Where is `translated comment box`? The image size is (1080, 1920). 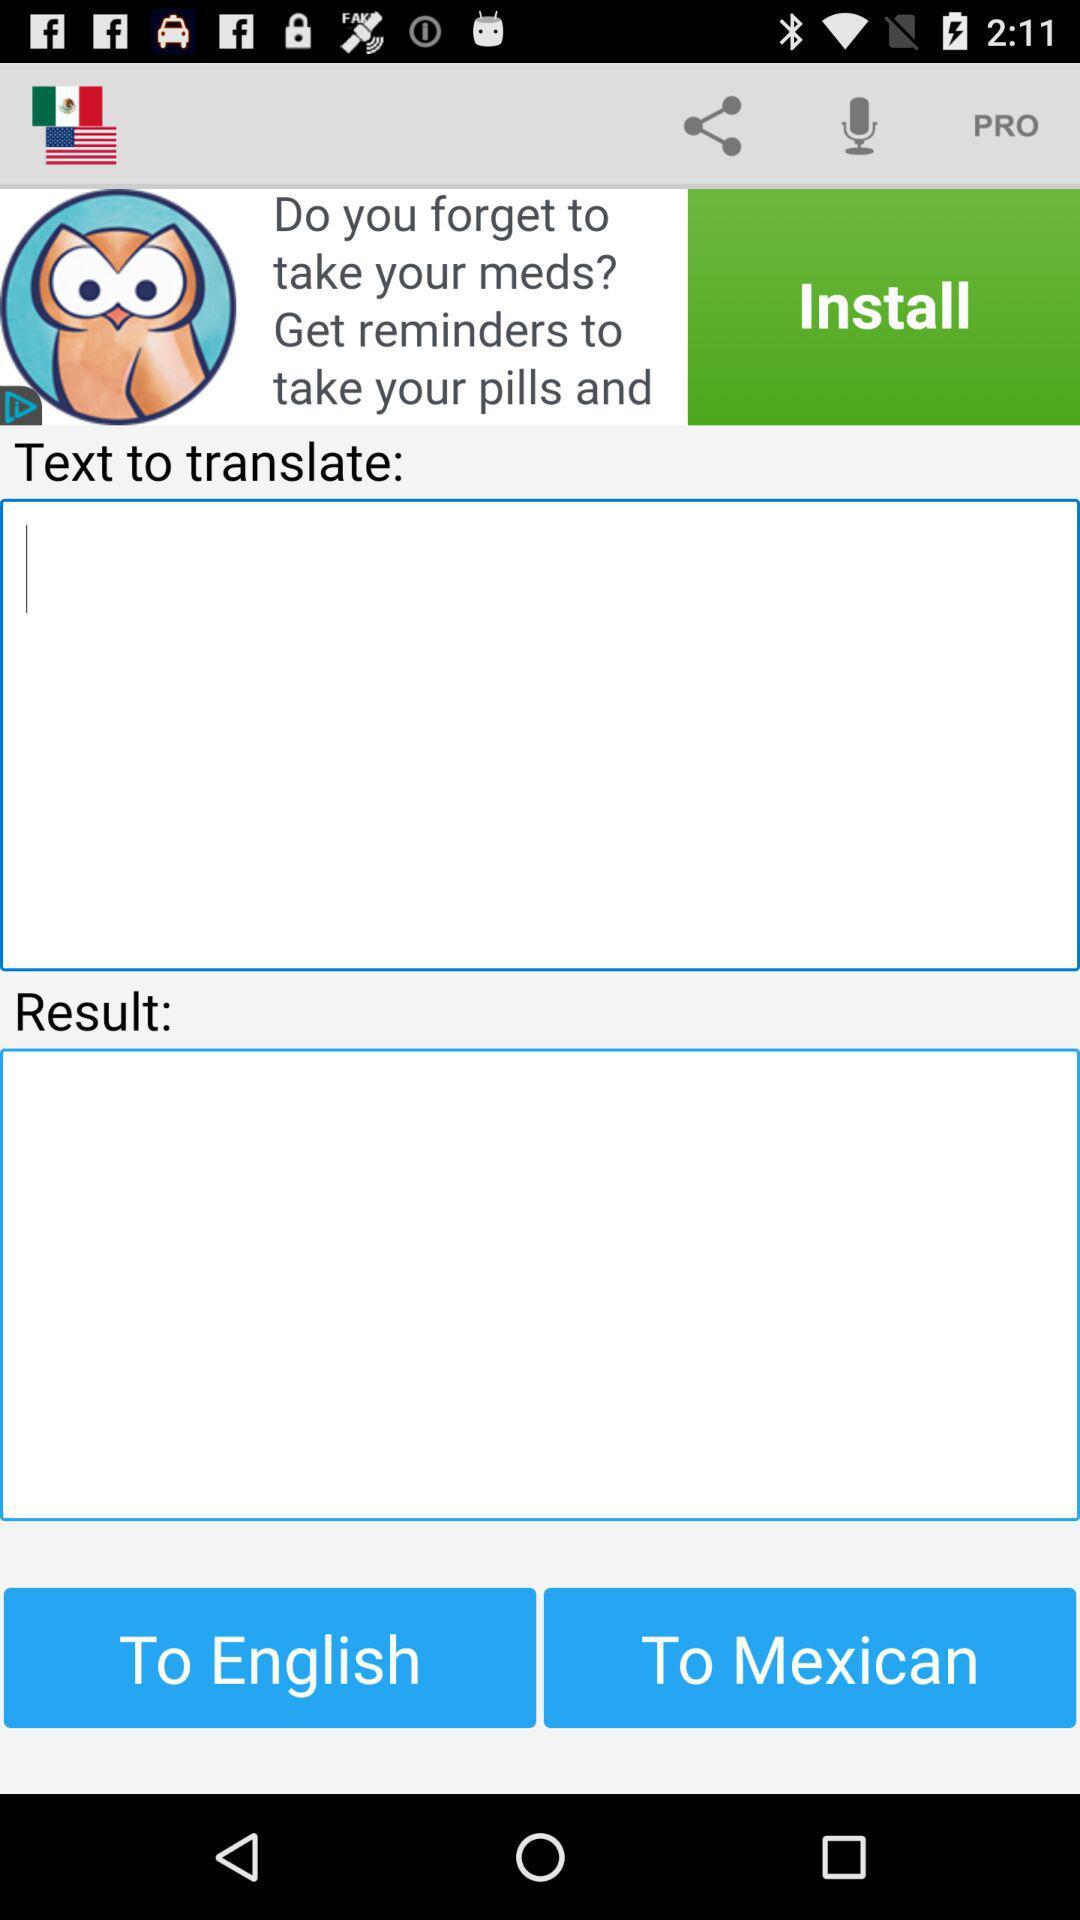 translated comment box is located at coordinates (540, 1284).